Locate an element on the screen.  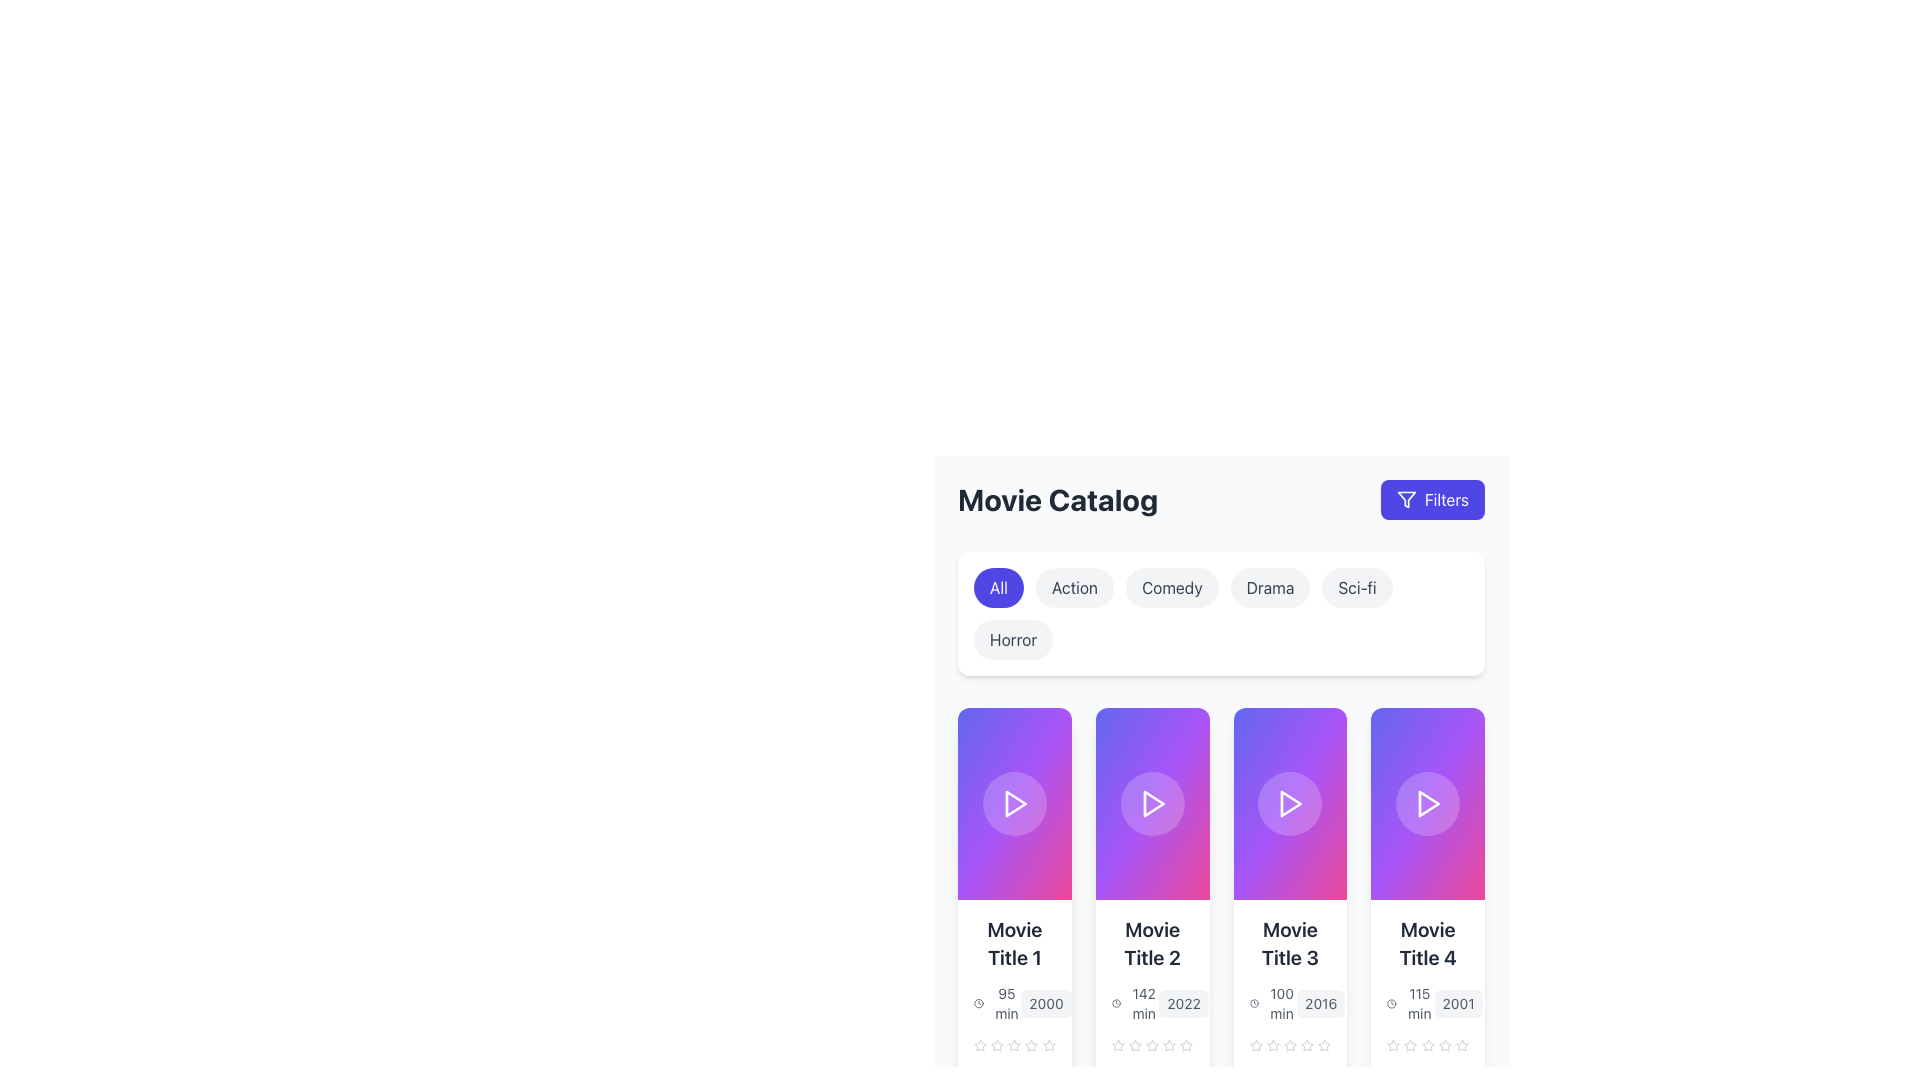
the first star-shaped rating icon under 'Movie Title 1' in the movie catalog grid is located at coordinates (1014, 1044).